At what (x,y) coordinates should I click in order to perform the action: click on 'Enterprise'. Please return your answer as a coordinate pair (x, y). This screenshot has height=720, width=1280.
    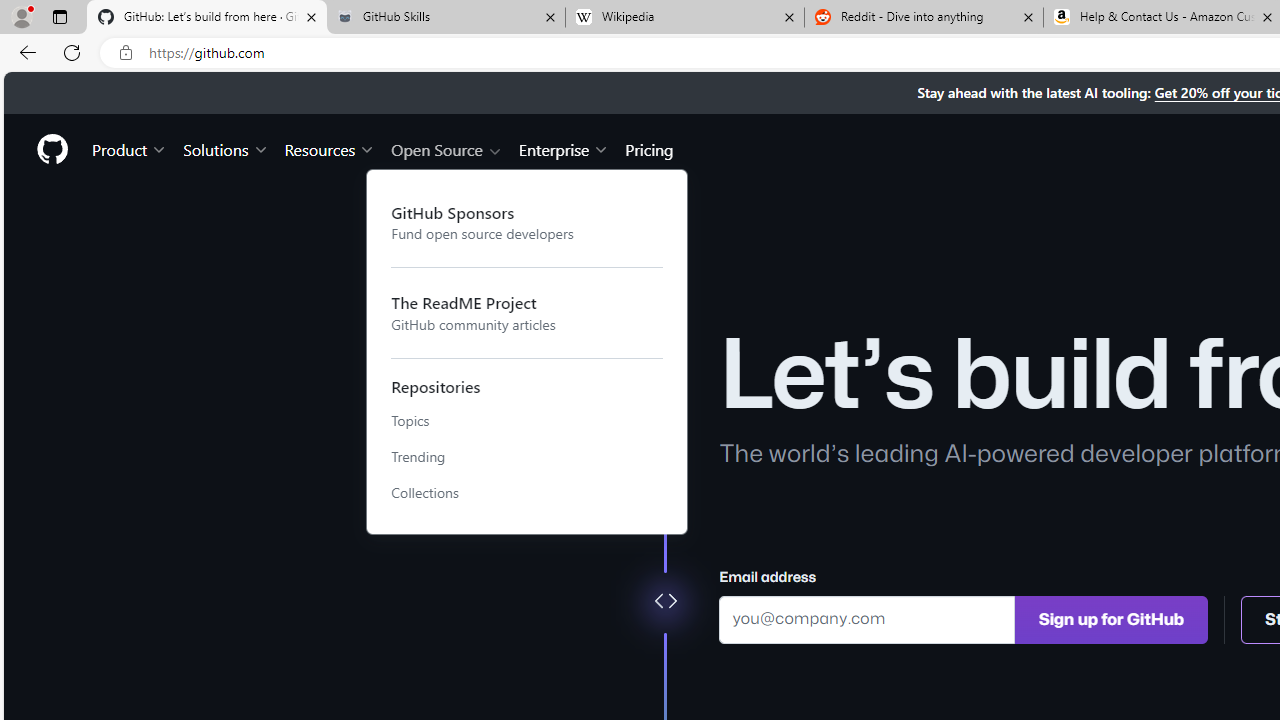
    Looking at the image, I should click on (562, 148).